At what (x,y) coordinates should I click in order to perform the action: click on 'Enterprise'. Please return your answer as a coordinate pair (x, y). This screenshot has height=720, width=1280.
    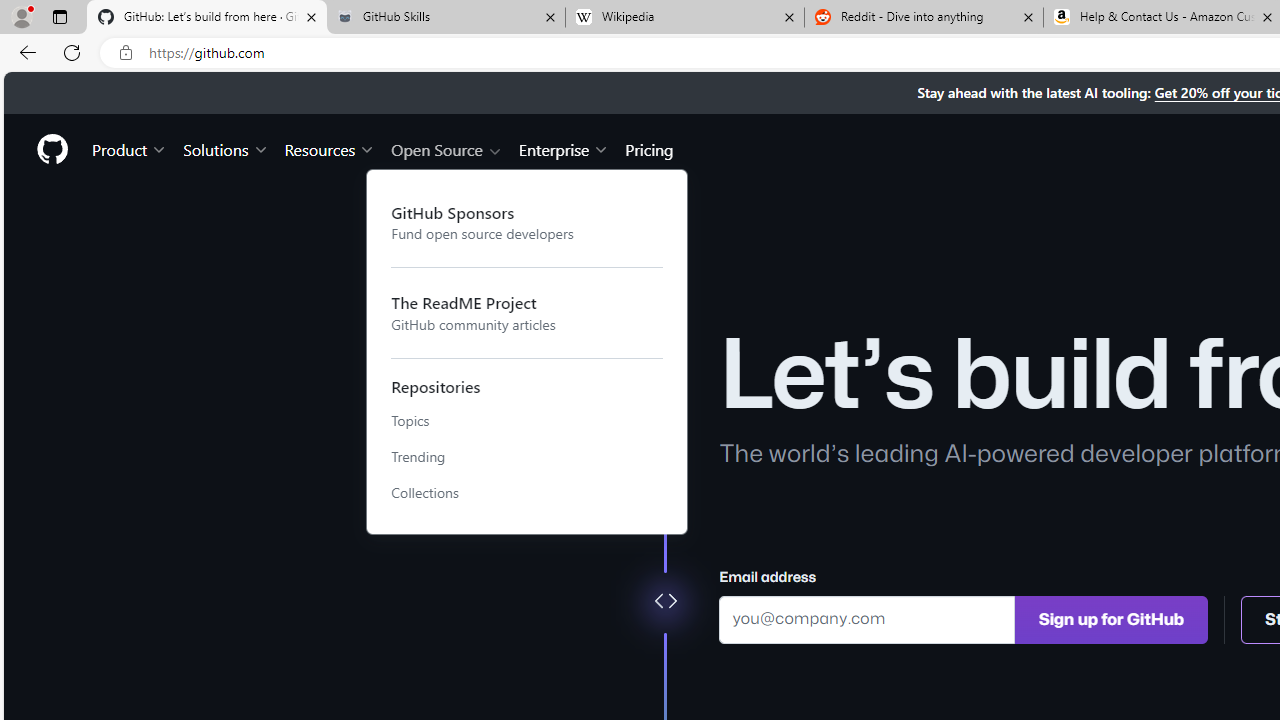
    Looking at the image, I should click on (562, 148).